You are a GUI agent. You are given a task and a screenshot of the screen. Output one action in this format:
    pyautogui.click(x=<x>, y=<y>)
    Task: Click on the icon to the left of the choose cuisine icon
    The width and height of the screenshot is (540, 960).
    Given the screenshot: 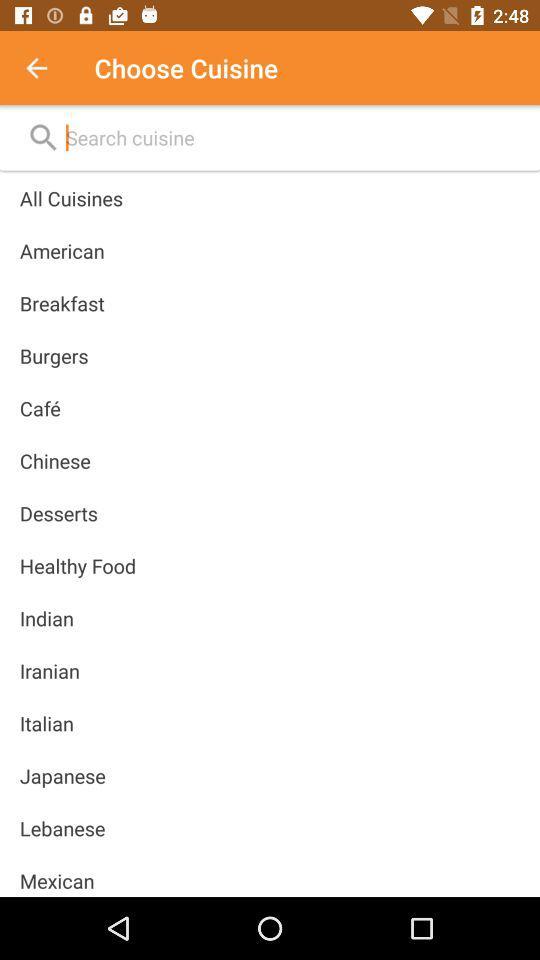 What is the action you would take?
    pyautogui.click(x=47, y=68)
    